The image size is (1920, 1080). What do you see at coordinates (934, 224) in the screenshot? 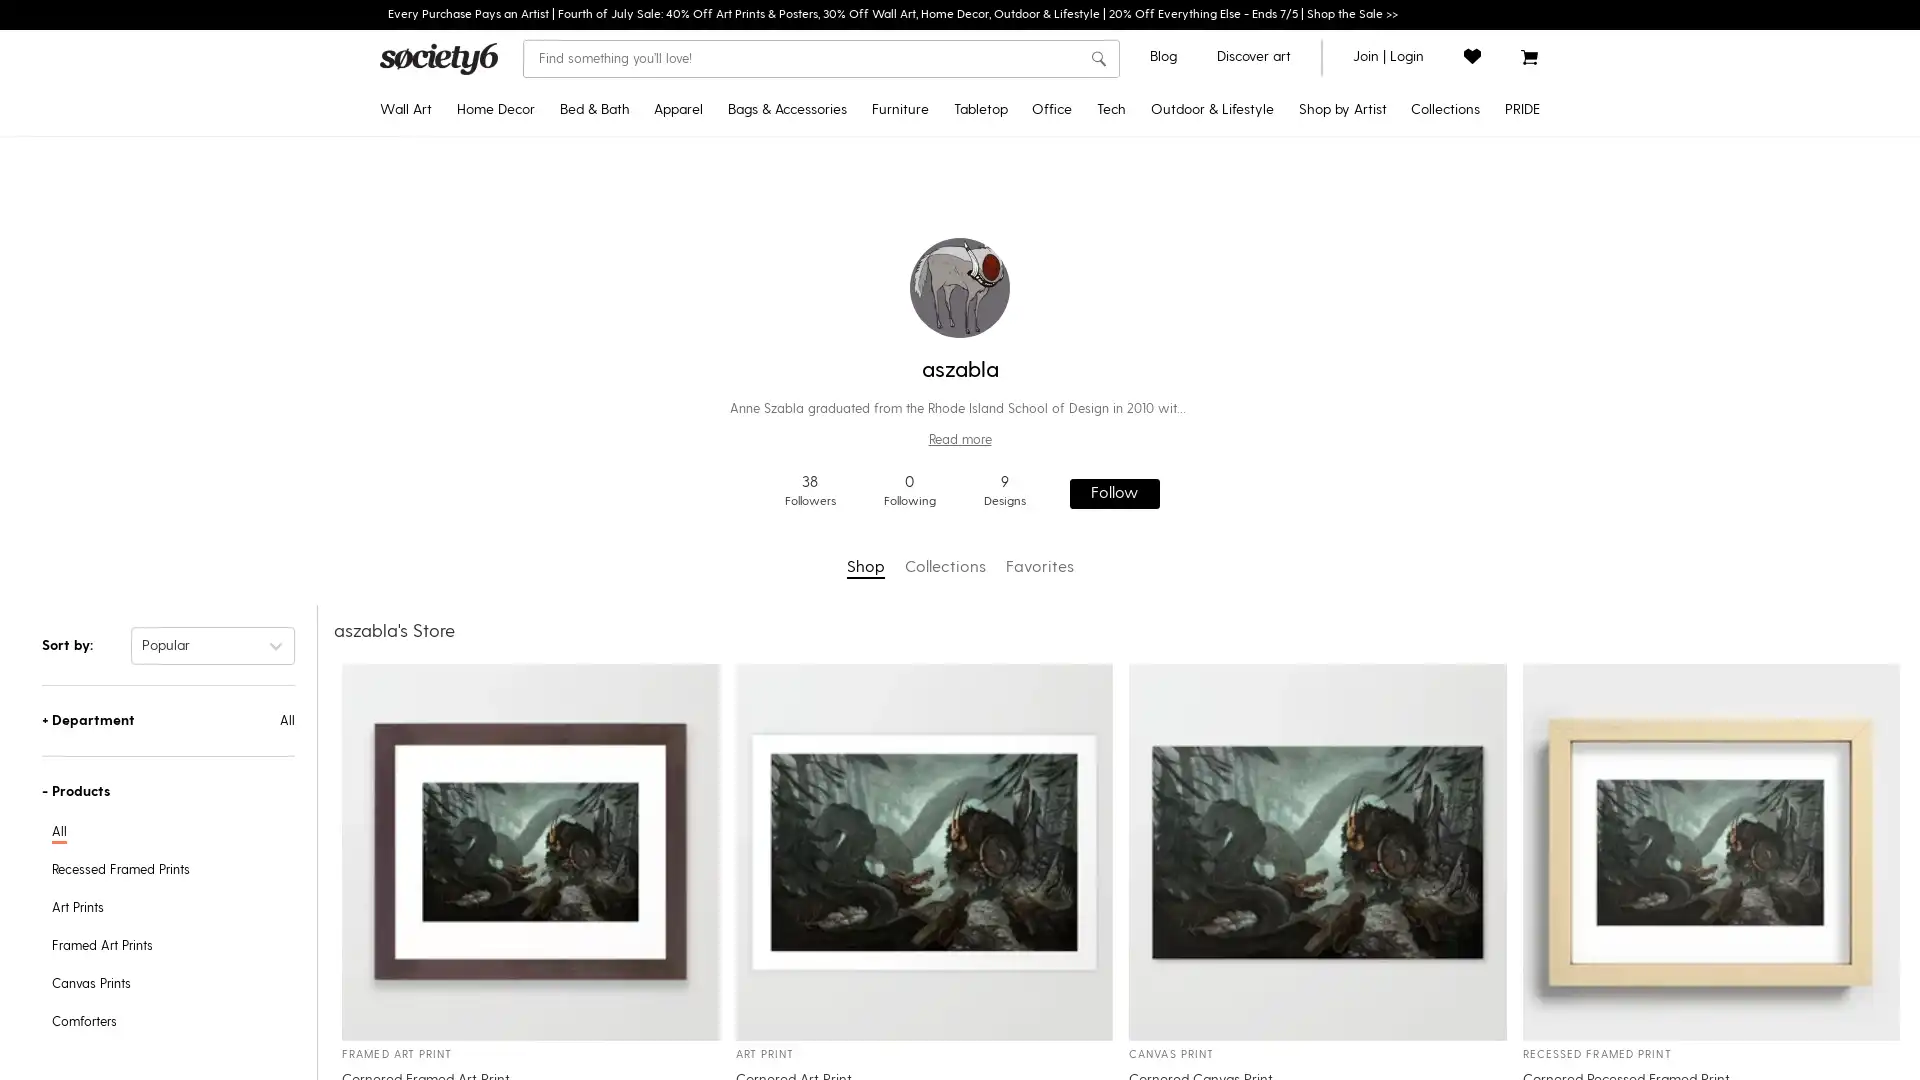
I see `Bar Stools` at bounding box center [934, 224].